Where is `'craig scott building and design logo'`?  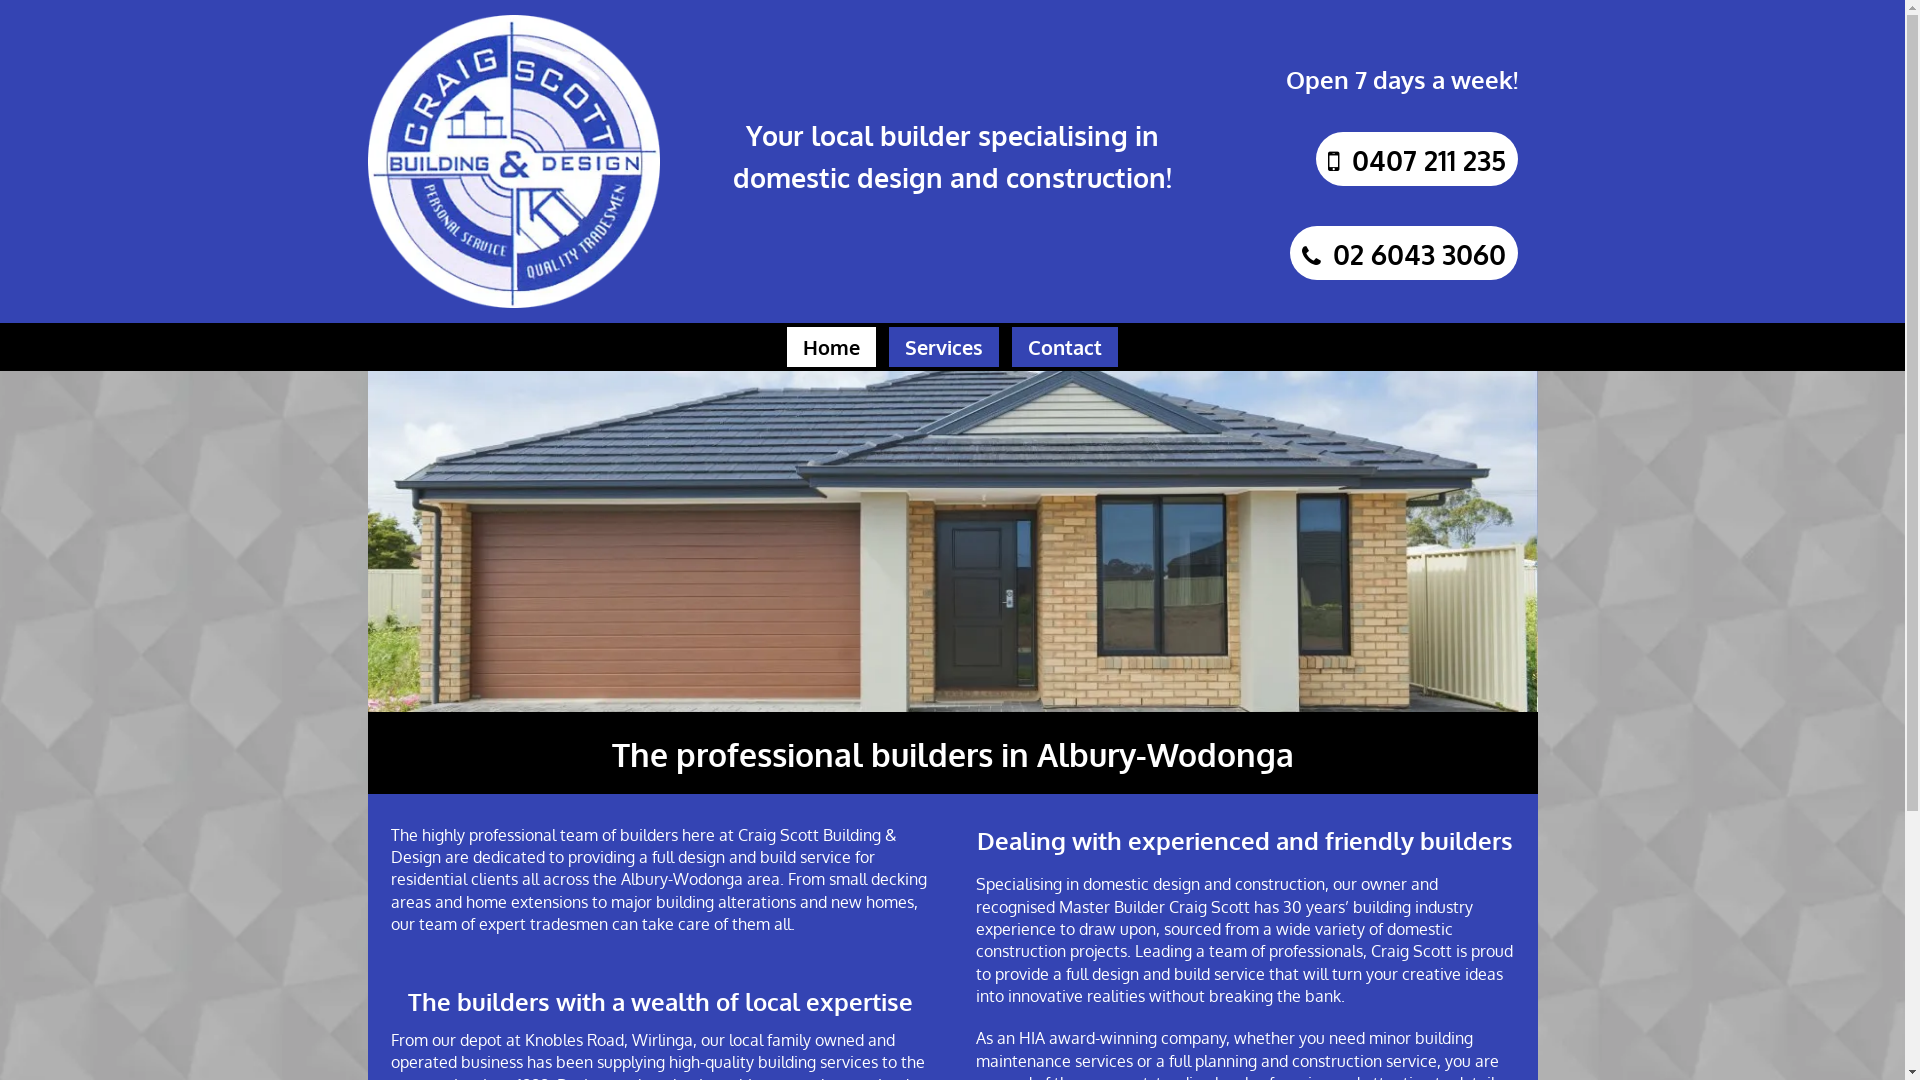 'craig scott building and design logo' is located at coordinates (368, 160).